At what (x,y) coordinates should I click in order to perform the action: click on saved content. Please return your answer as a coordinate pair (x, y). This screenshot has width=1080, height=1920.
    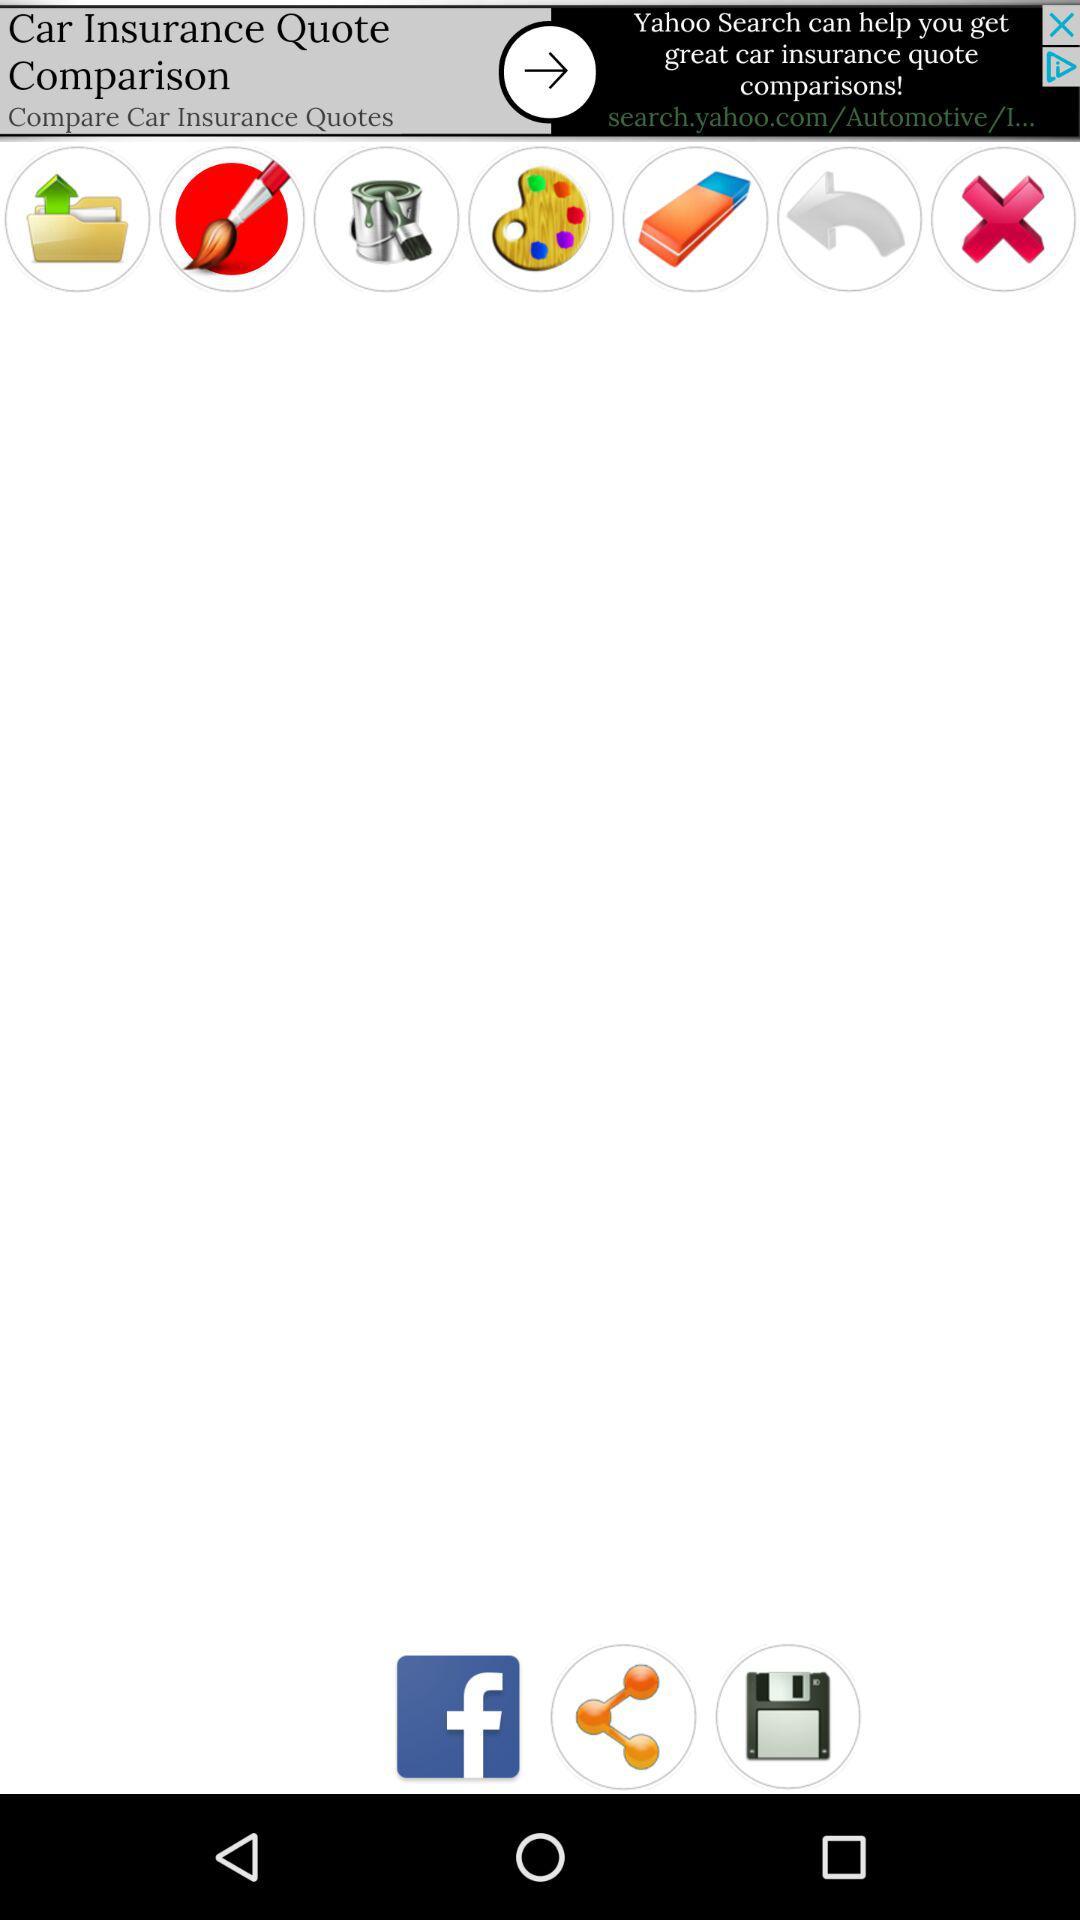
    Looking at the image, I should click on (786, 1715).